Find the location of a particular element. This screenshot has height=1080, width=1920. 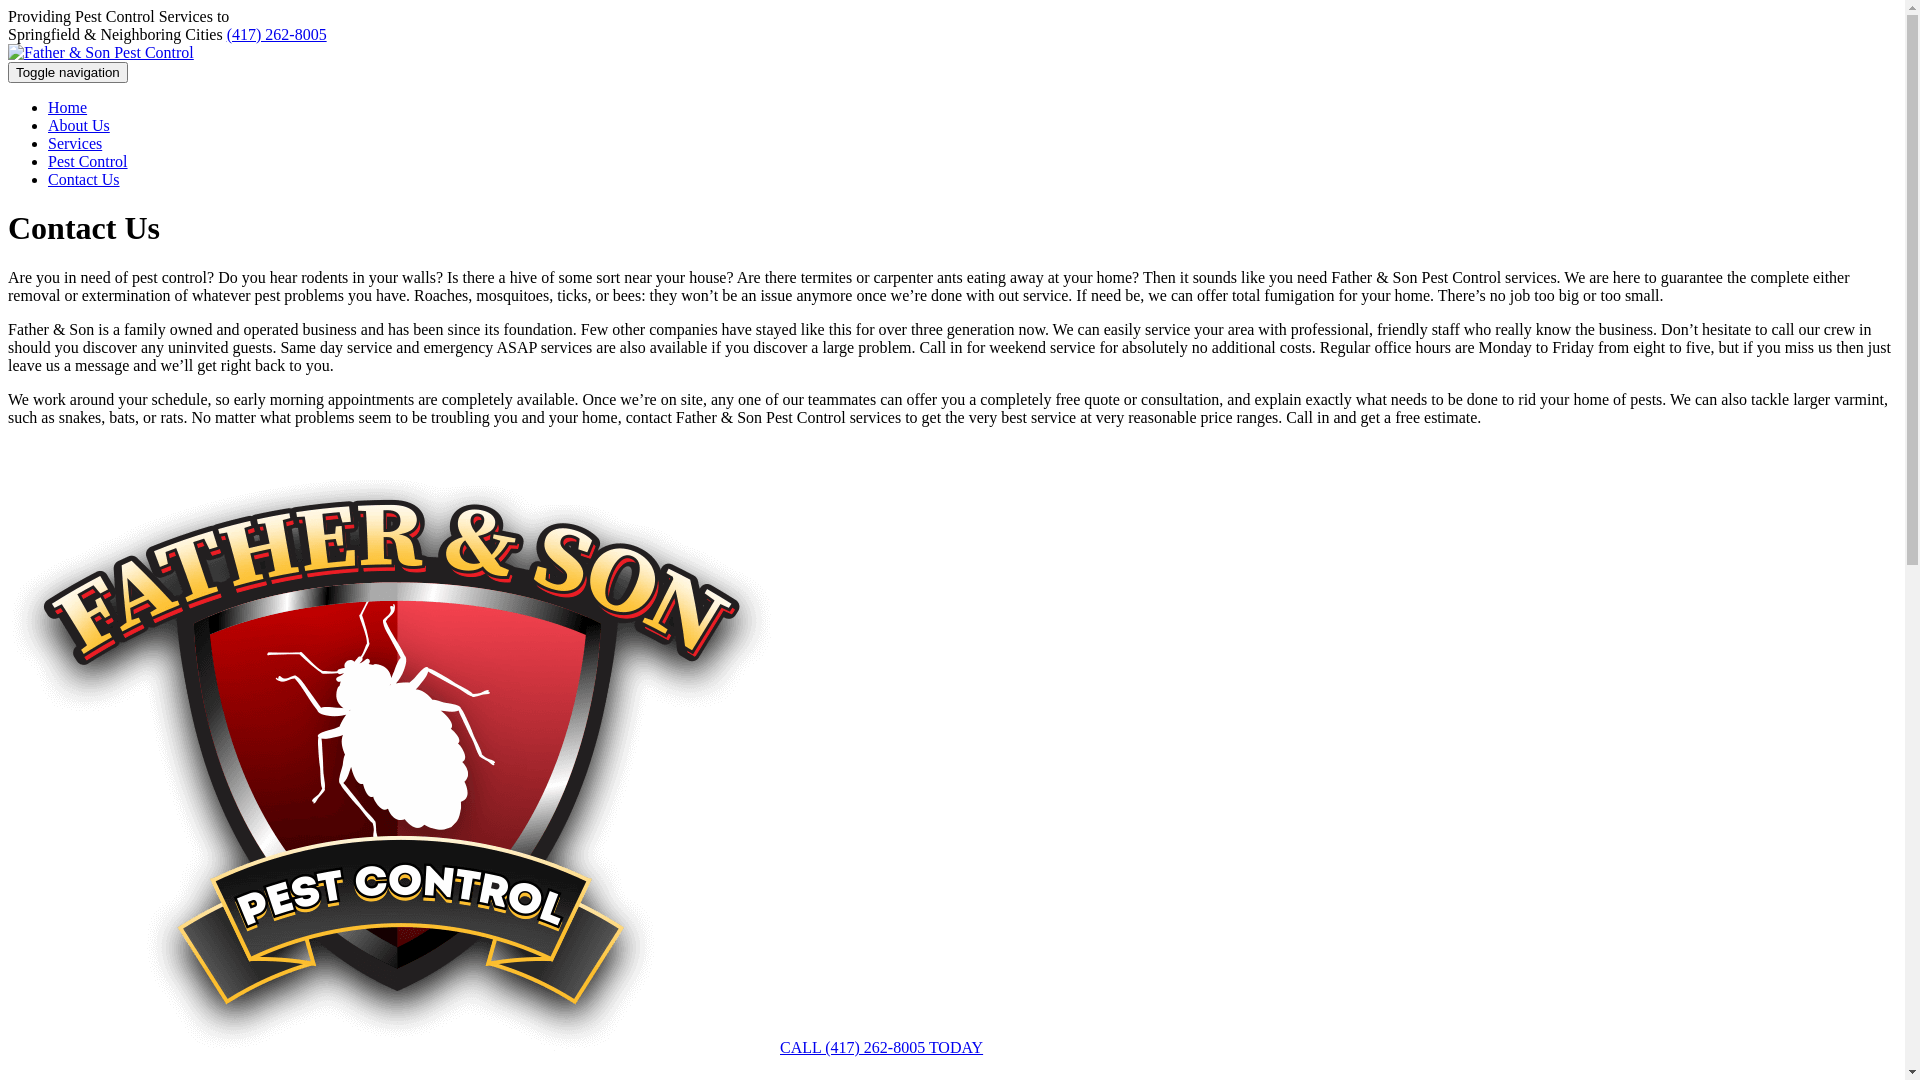

'Services' is located at coordinates (75, 142).